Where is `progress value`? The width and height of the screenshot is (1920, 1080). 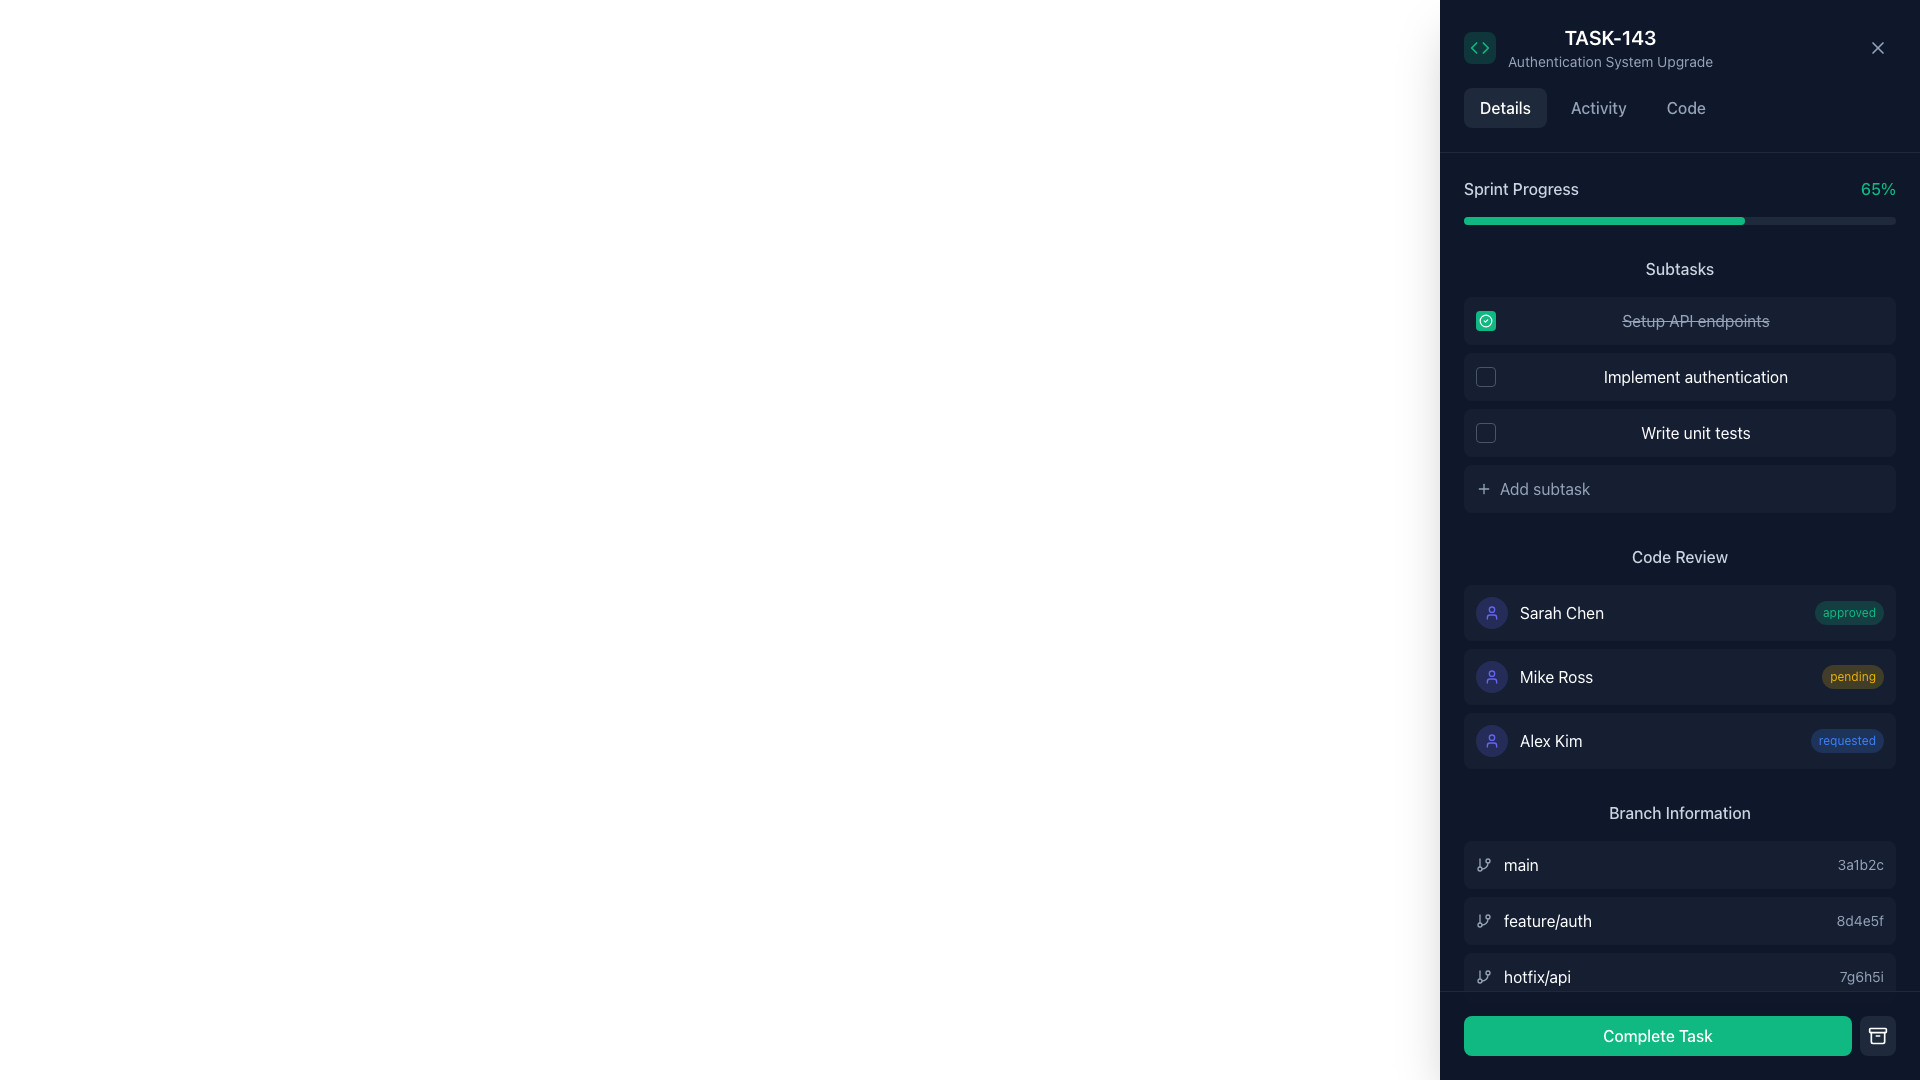
progress value is located at coordinates (1687, 220).